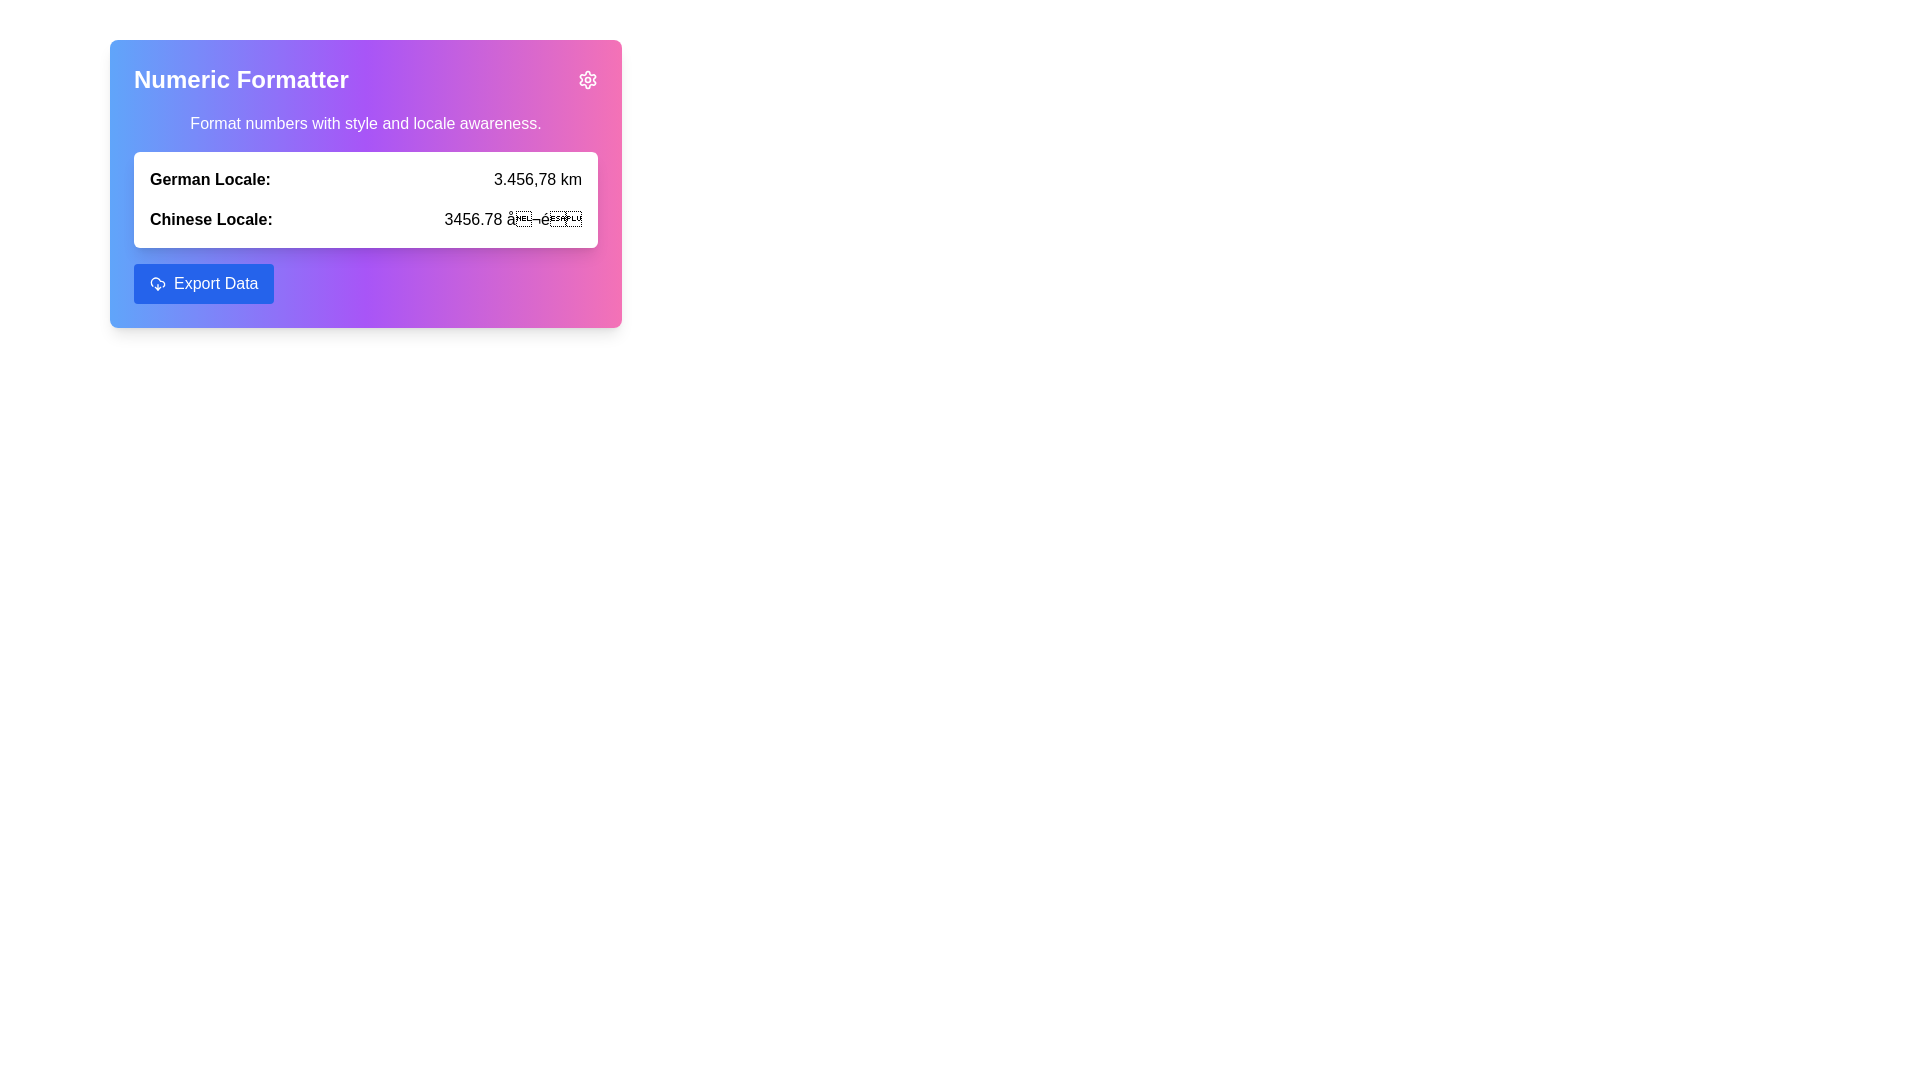  Describe the element at coordinates (537, 180) in the screenshot. I see `text label displaying '3.456,78 km' which is located next to the bold label 'German Locale:' in the top section of a white background on a gradient purple-pink card` at that location.